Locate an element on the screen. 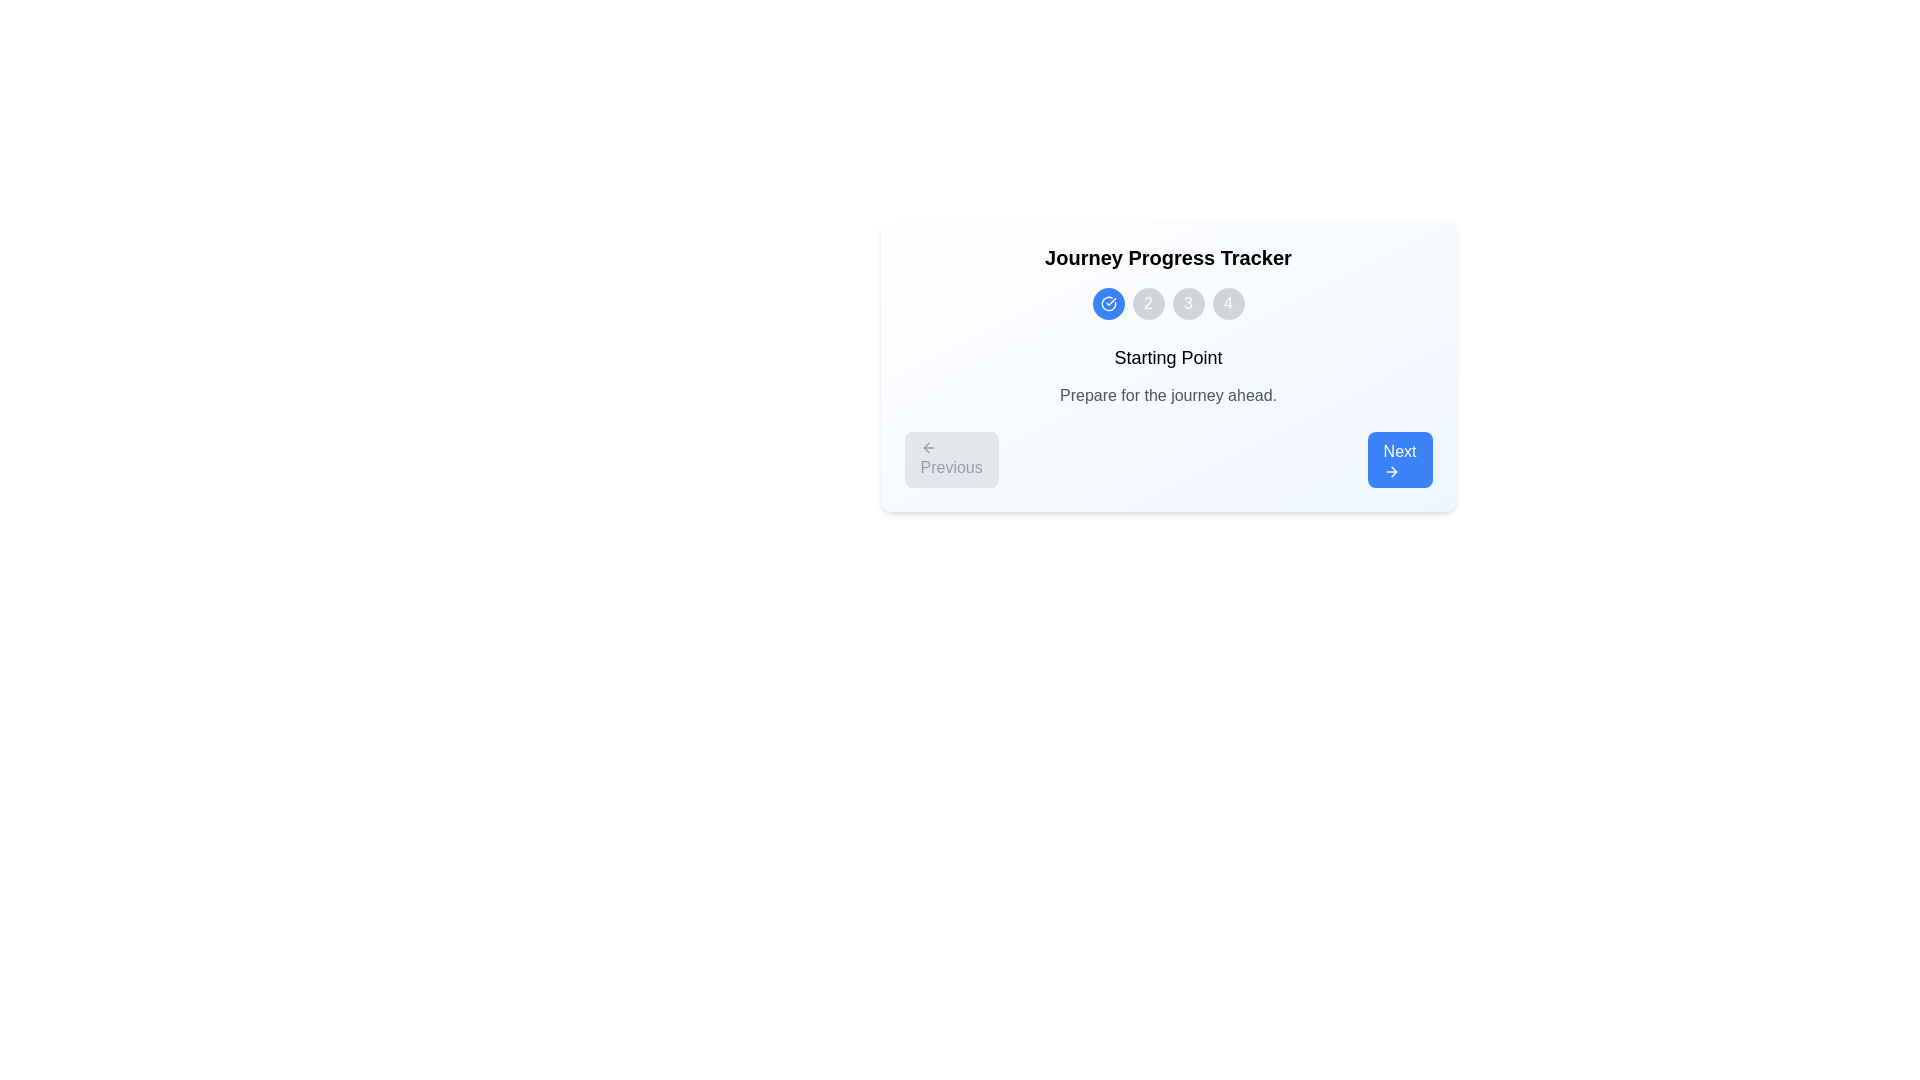 This screenshot has height=1080, width=1920. the second circular progress step indicator, which is located to the right of the blue active indicator and to the left of the gray indicator labeled '3' is located at coordinates (1148, 304).